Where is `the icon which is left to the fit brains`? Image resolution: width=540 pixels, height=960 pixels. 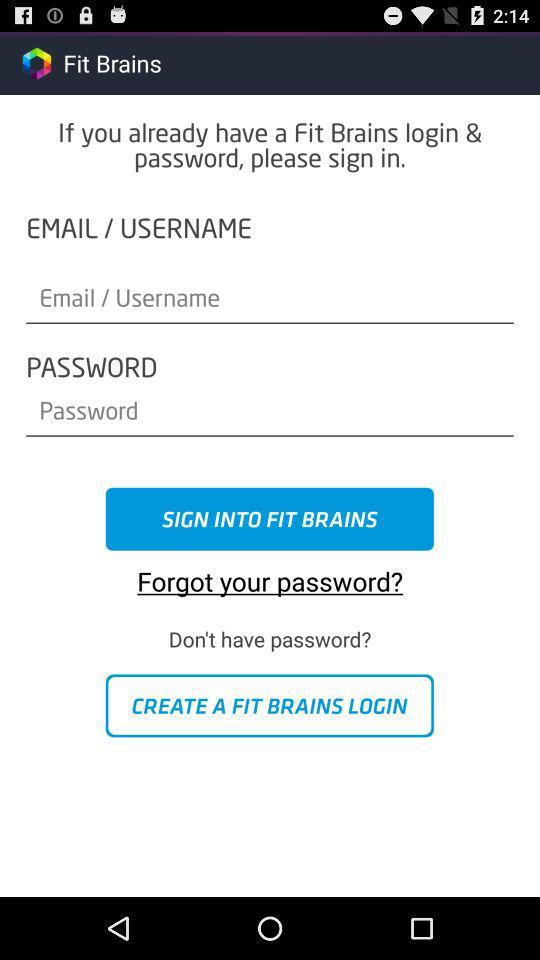 the icon which is left to the fit brains is located at coordinates (36, 63).